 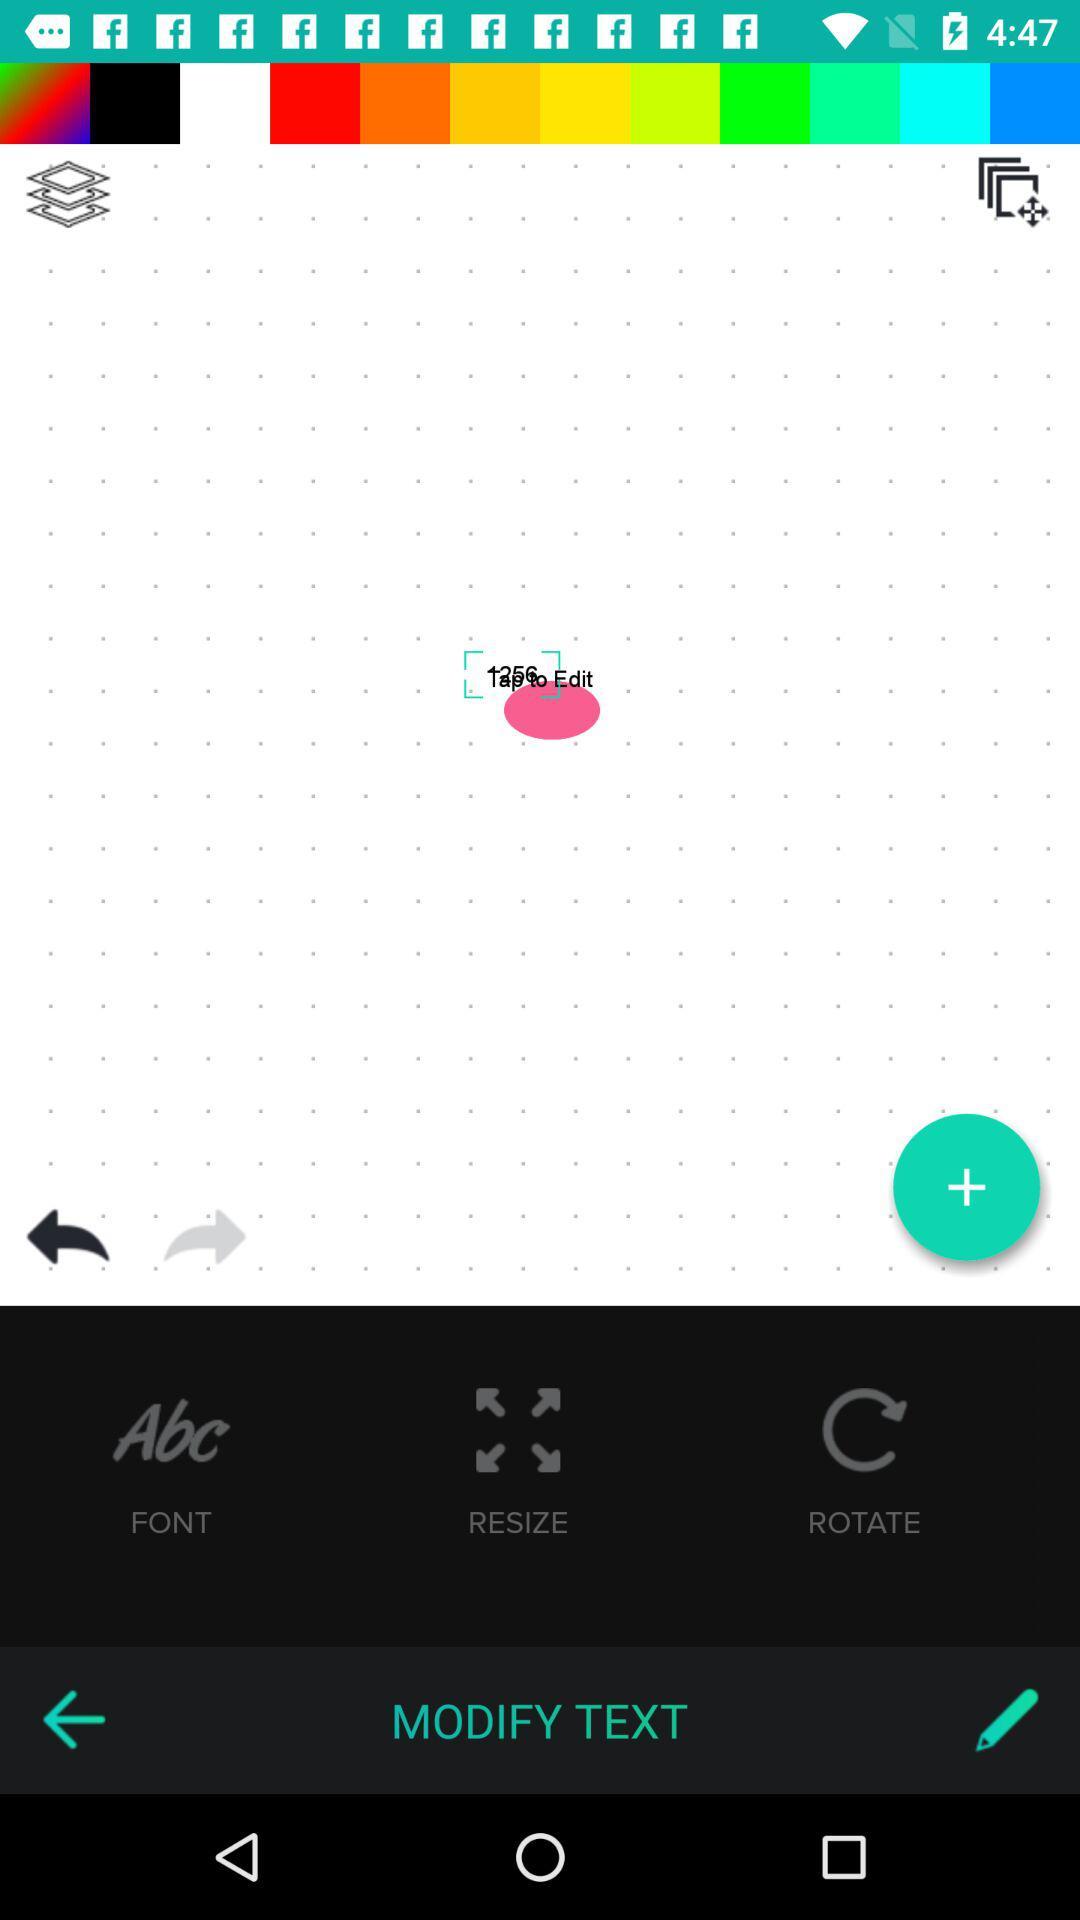 I want to click on new logo, so click(x=965, y=1187).